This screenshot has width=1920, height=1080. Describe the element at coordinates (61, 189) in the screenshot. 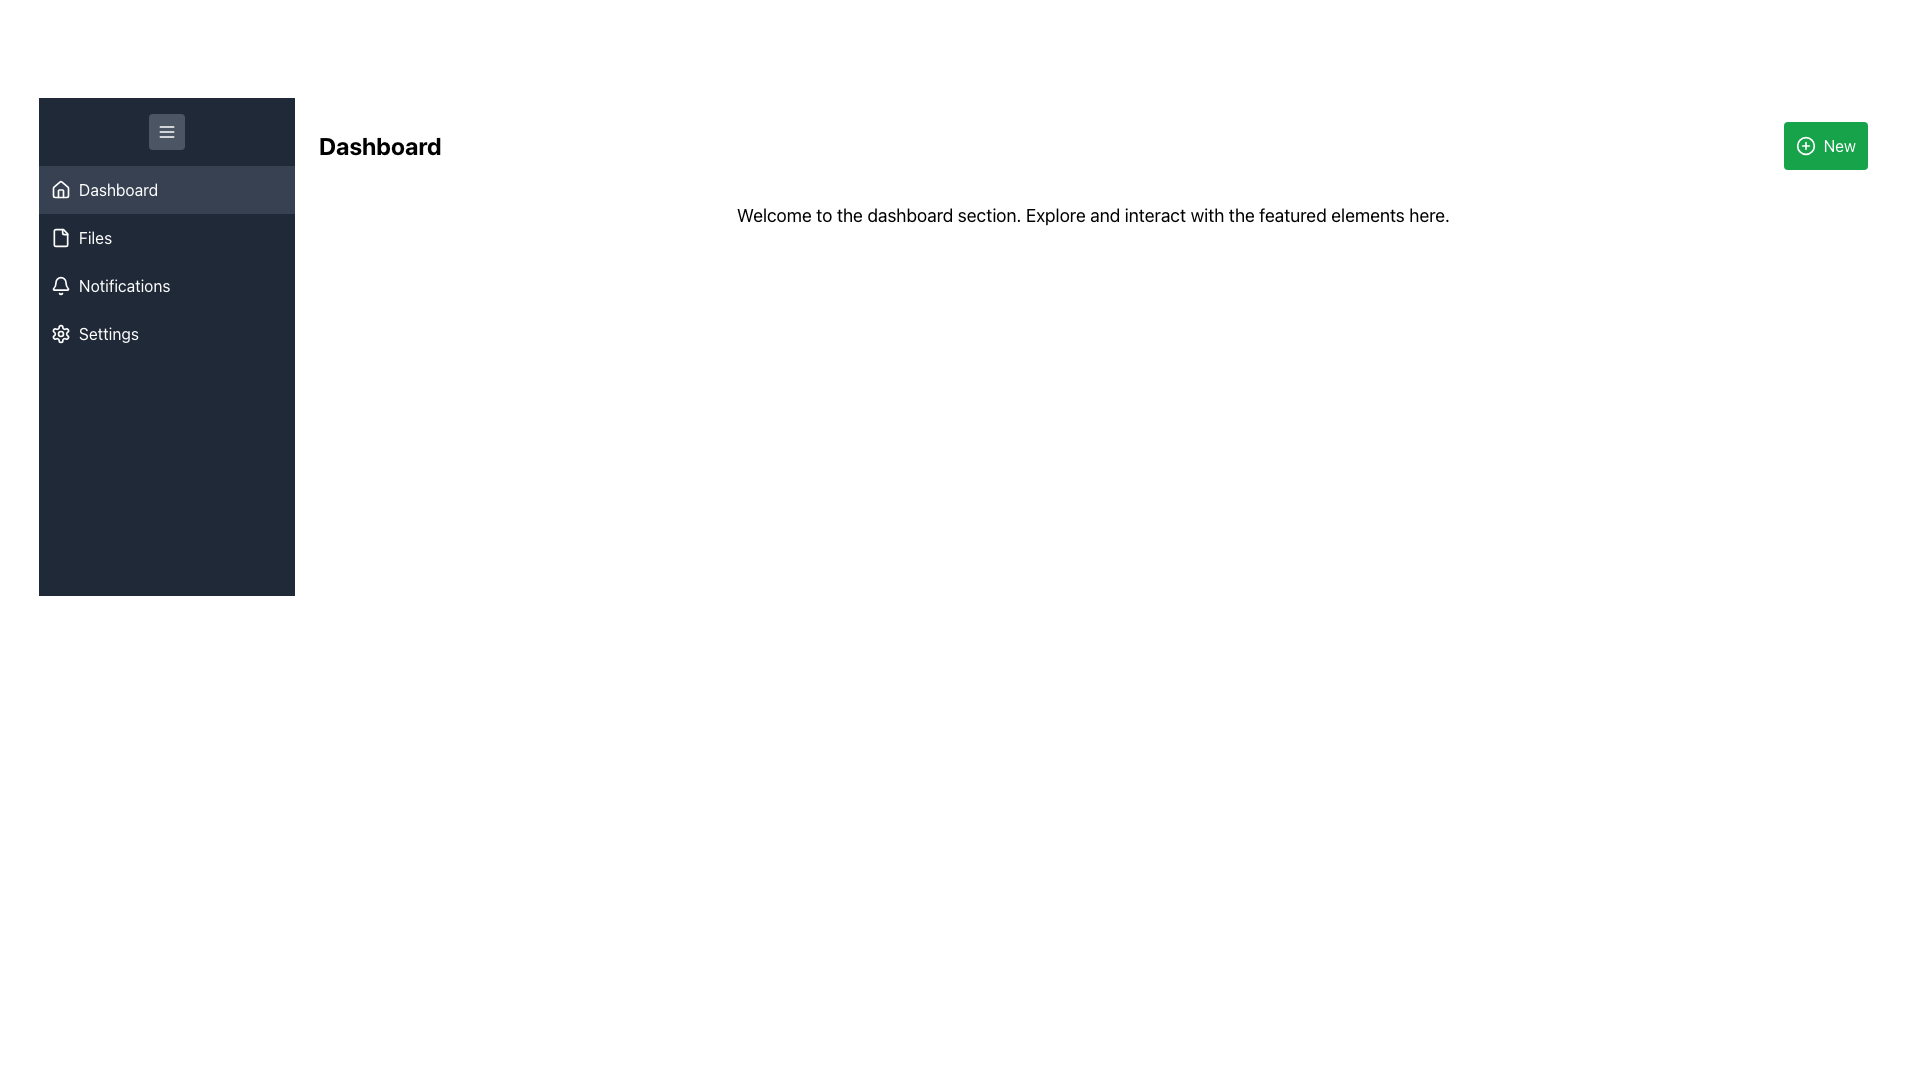

I see `the decorative navigation icon representing the 'Dashboard' section` at that location.